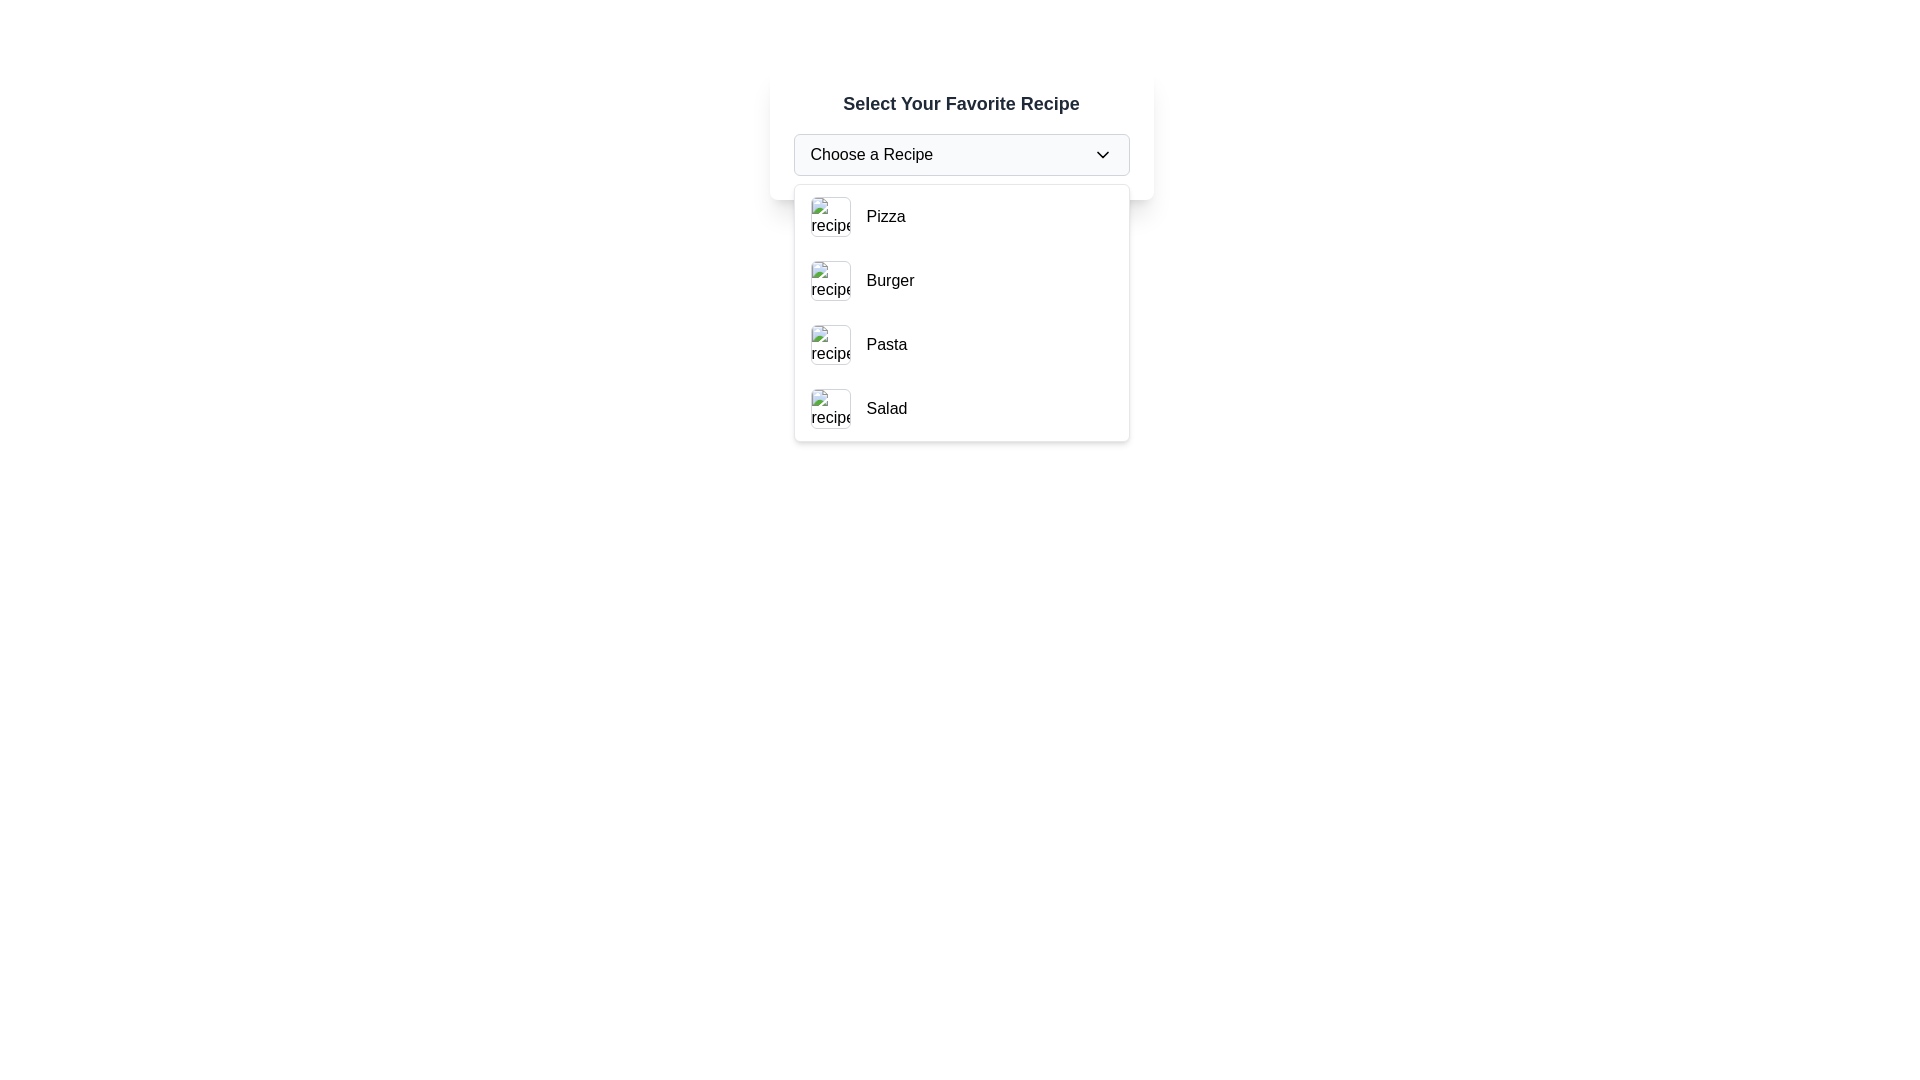 This screenshot has height=1080, width=1920. Describe the element at coordinates (961, 281) in the screenshot. I see `to select the 'Burger' option from the second item in the vertical dropdown list, which includes a small square image labeled 'recipe' and is located below the 'Pizza' item` at that location.